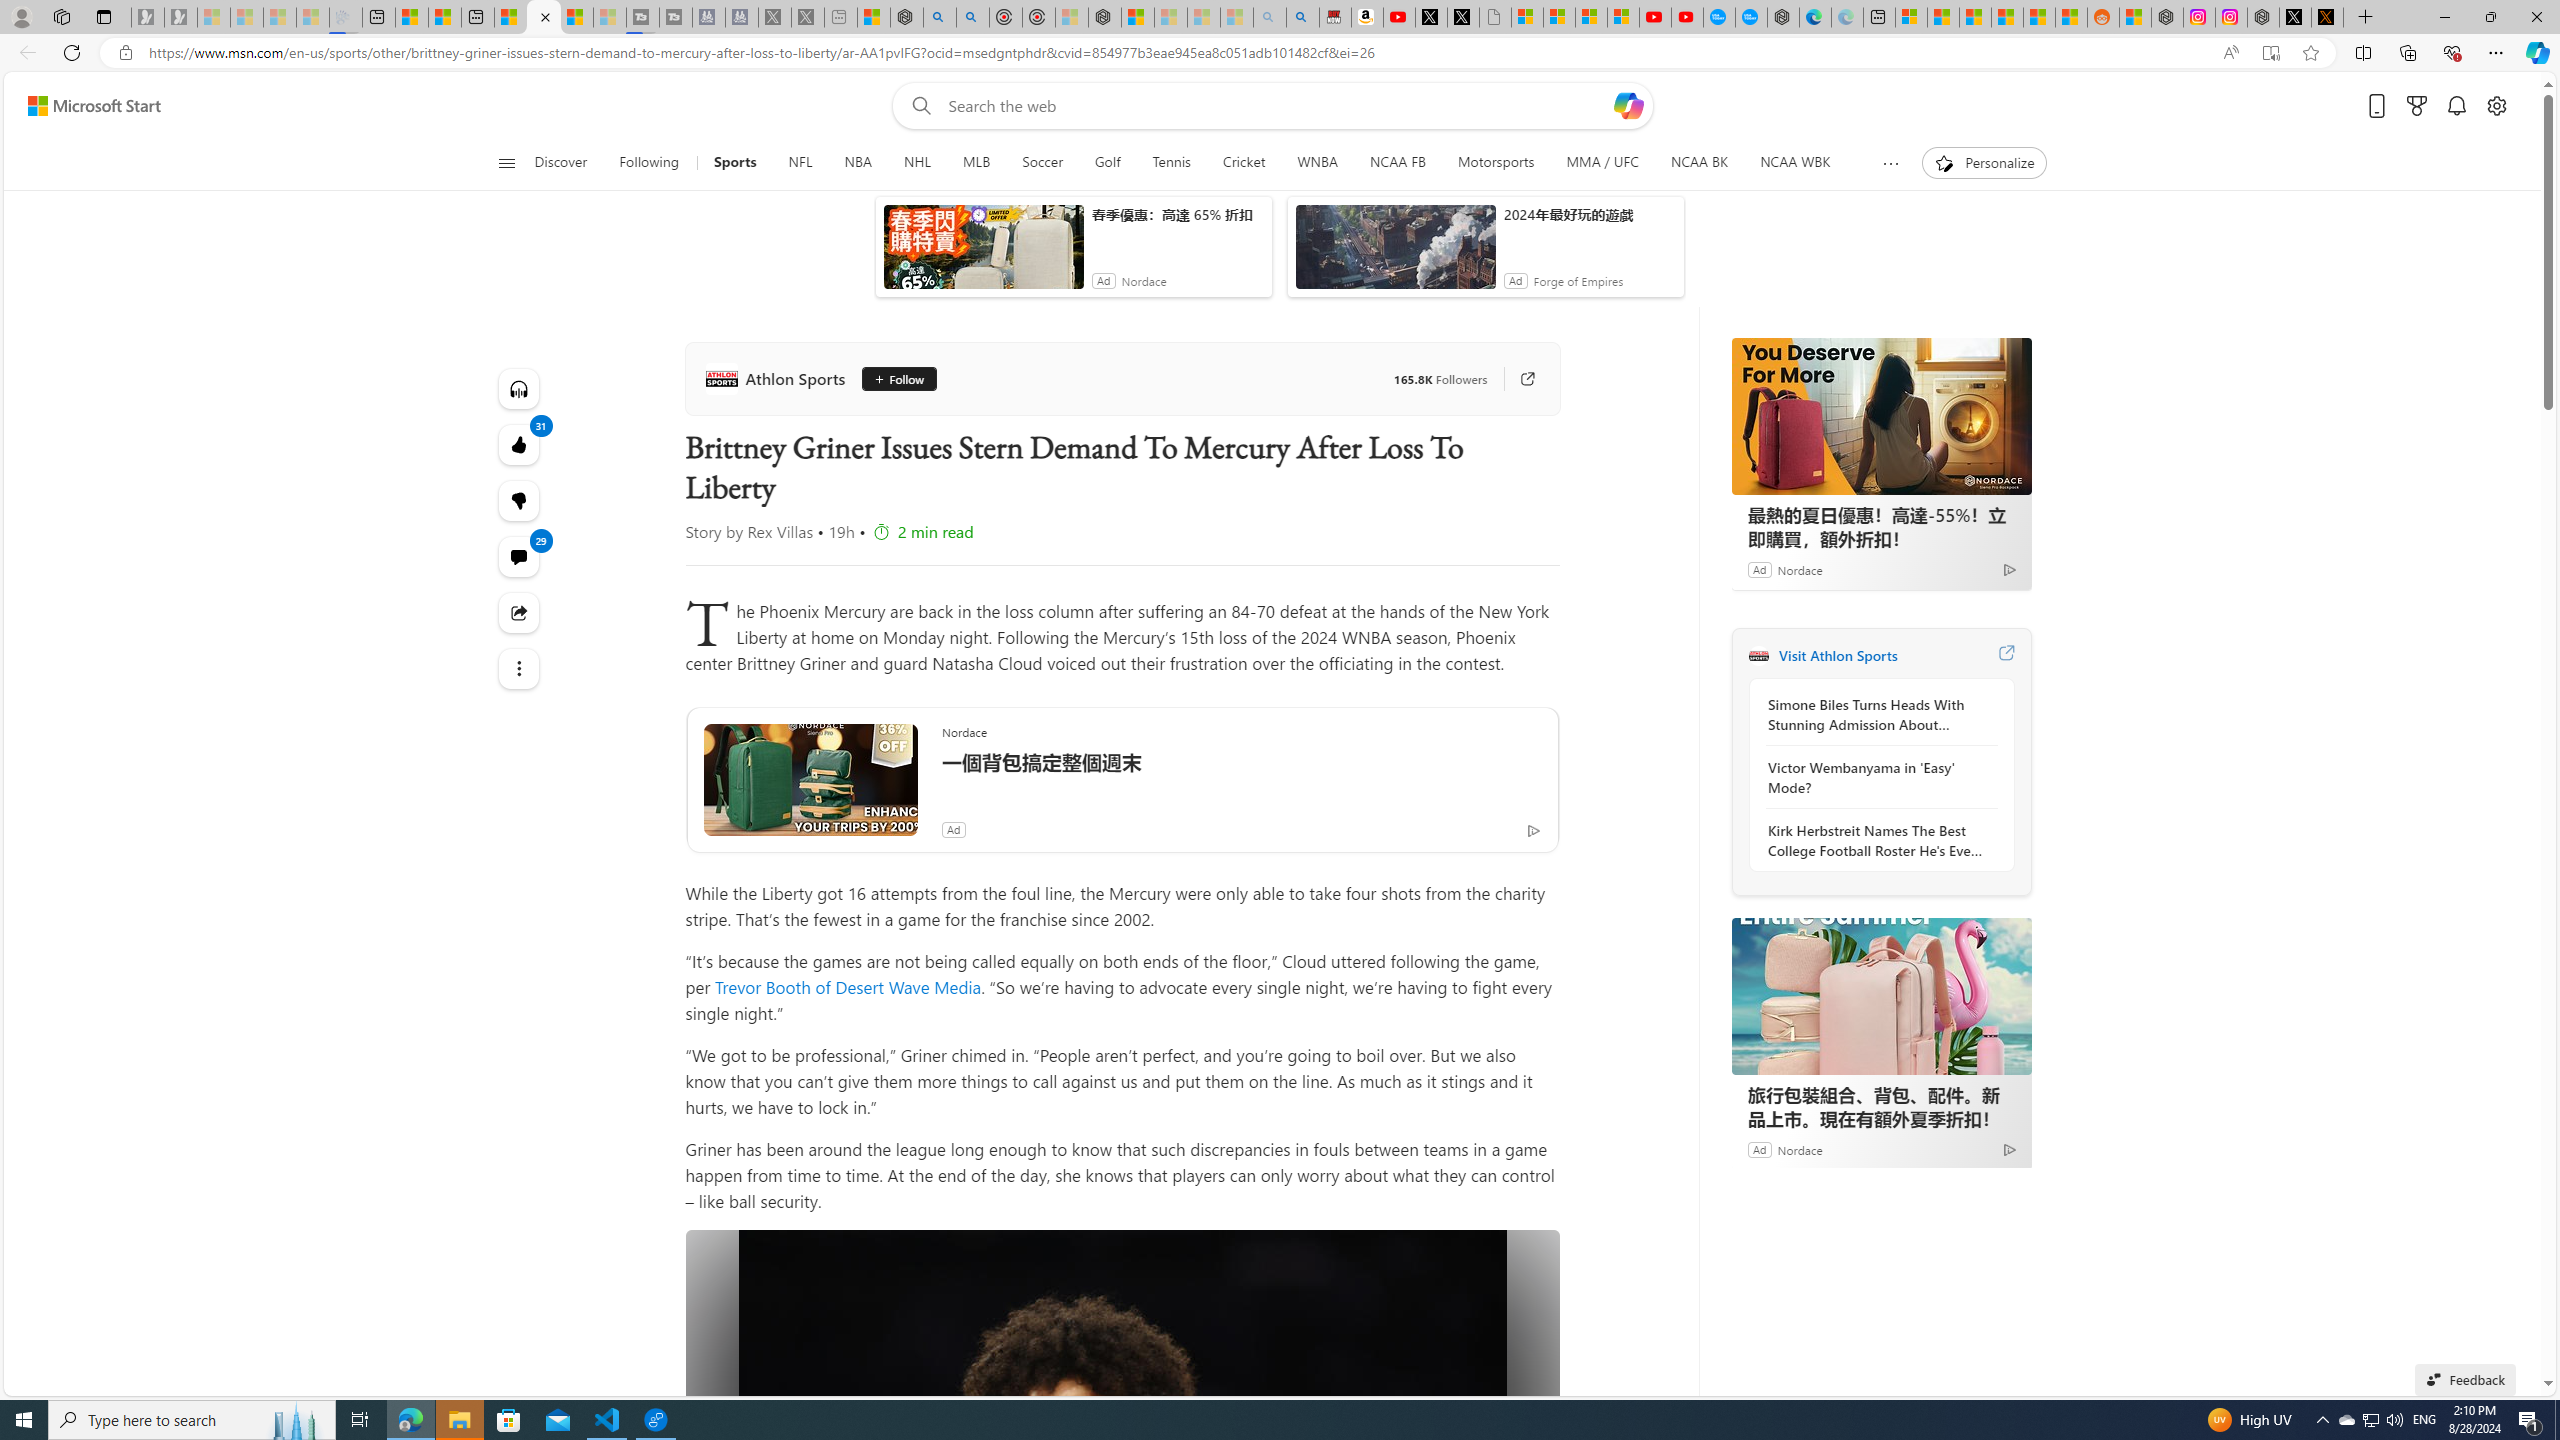  I want to click on 'View site information', so click(125, 53).